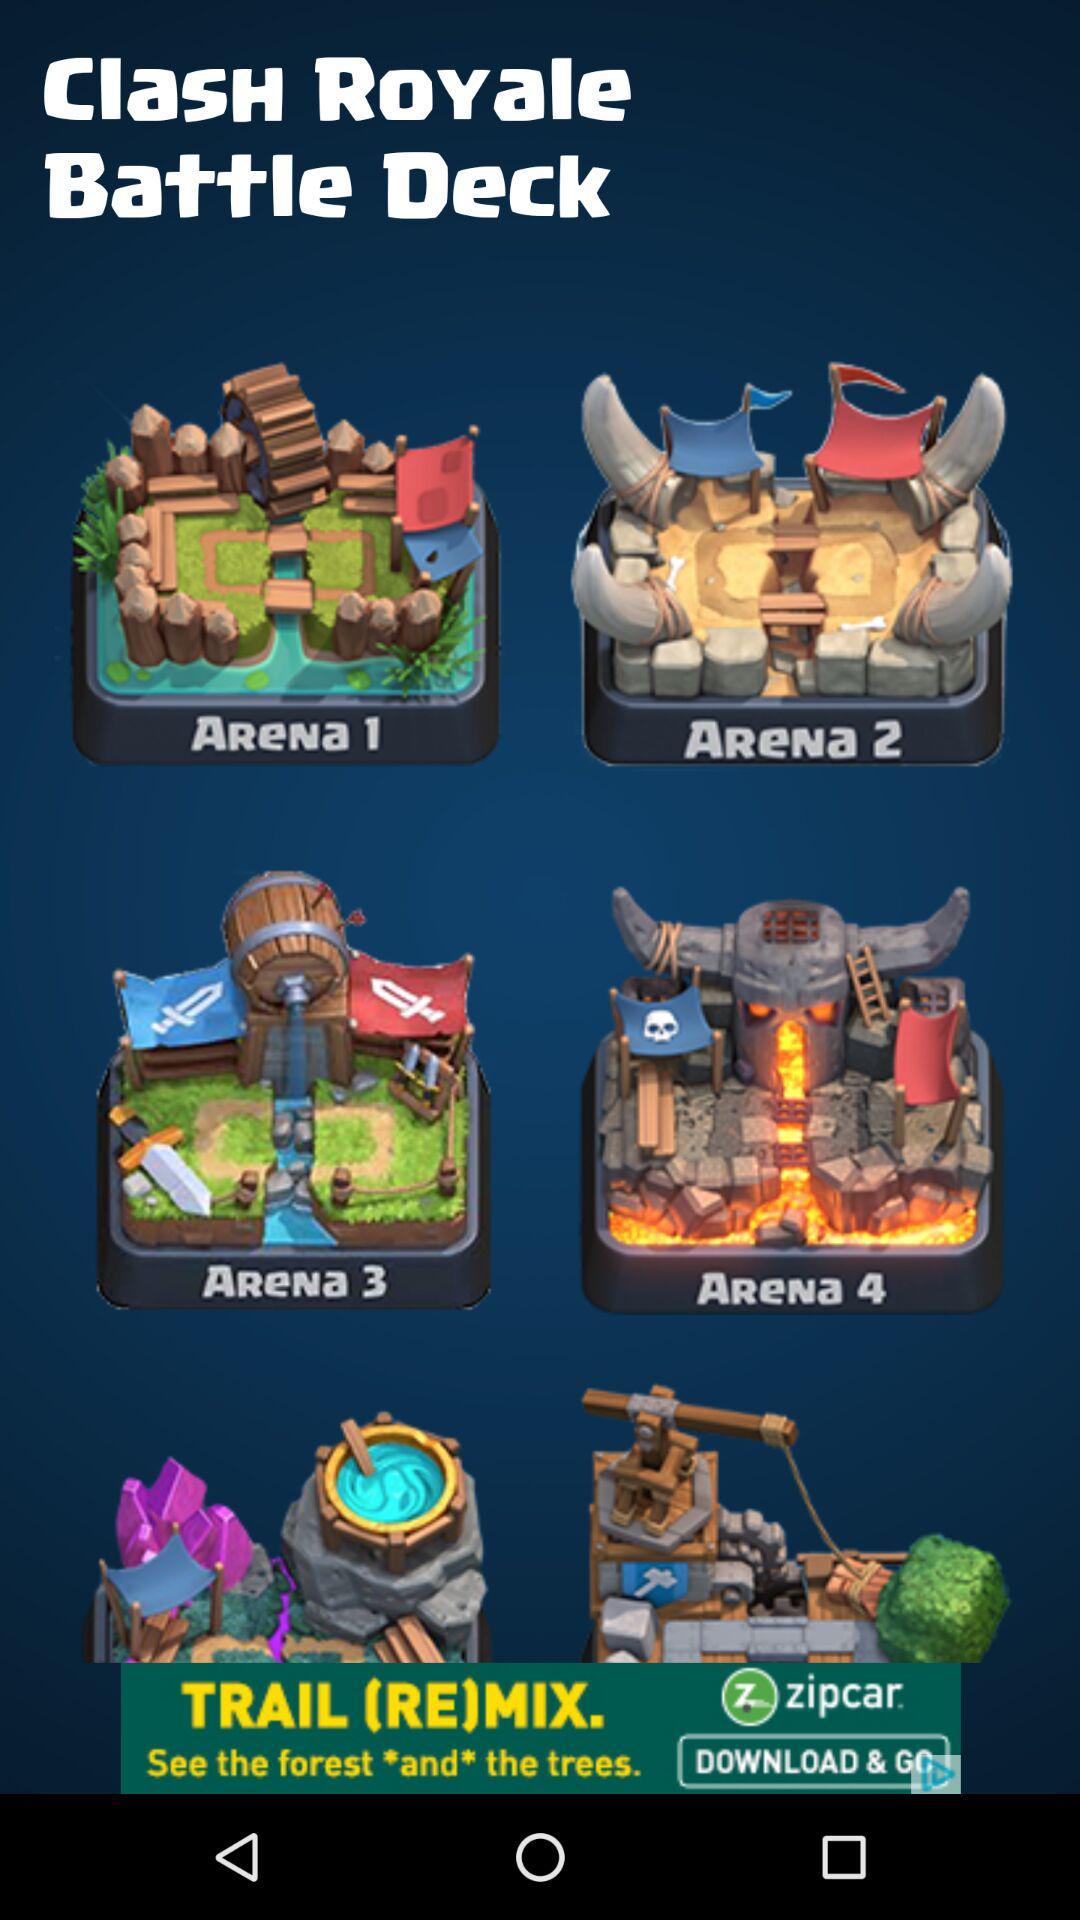  What do you see at coordinates (540, 1727) in the screenshot?
I see `advertise banner` at bounding box center [540, 1727].